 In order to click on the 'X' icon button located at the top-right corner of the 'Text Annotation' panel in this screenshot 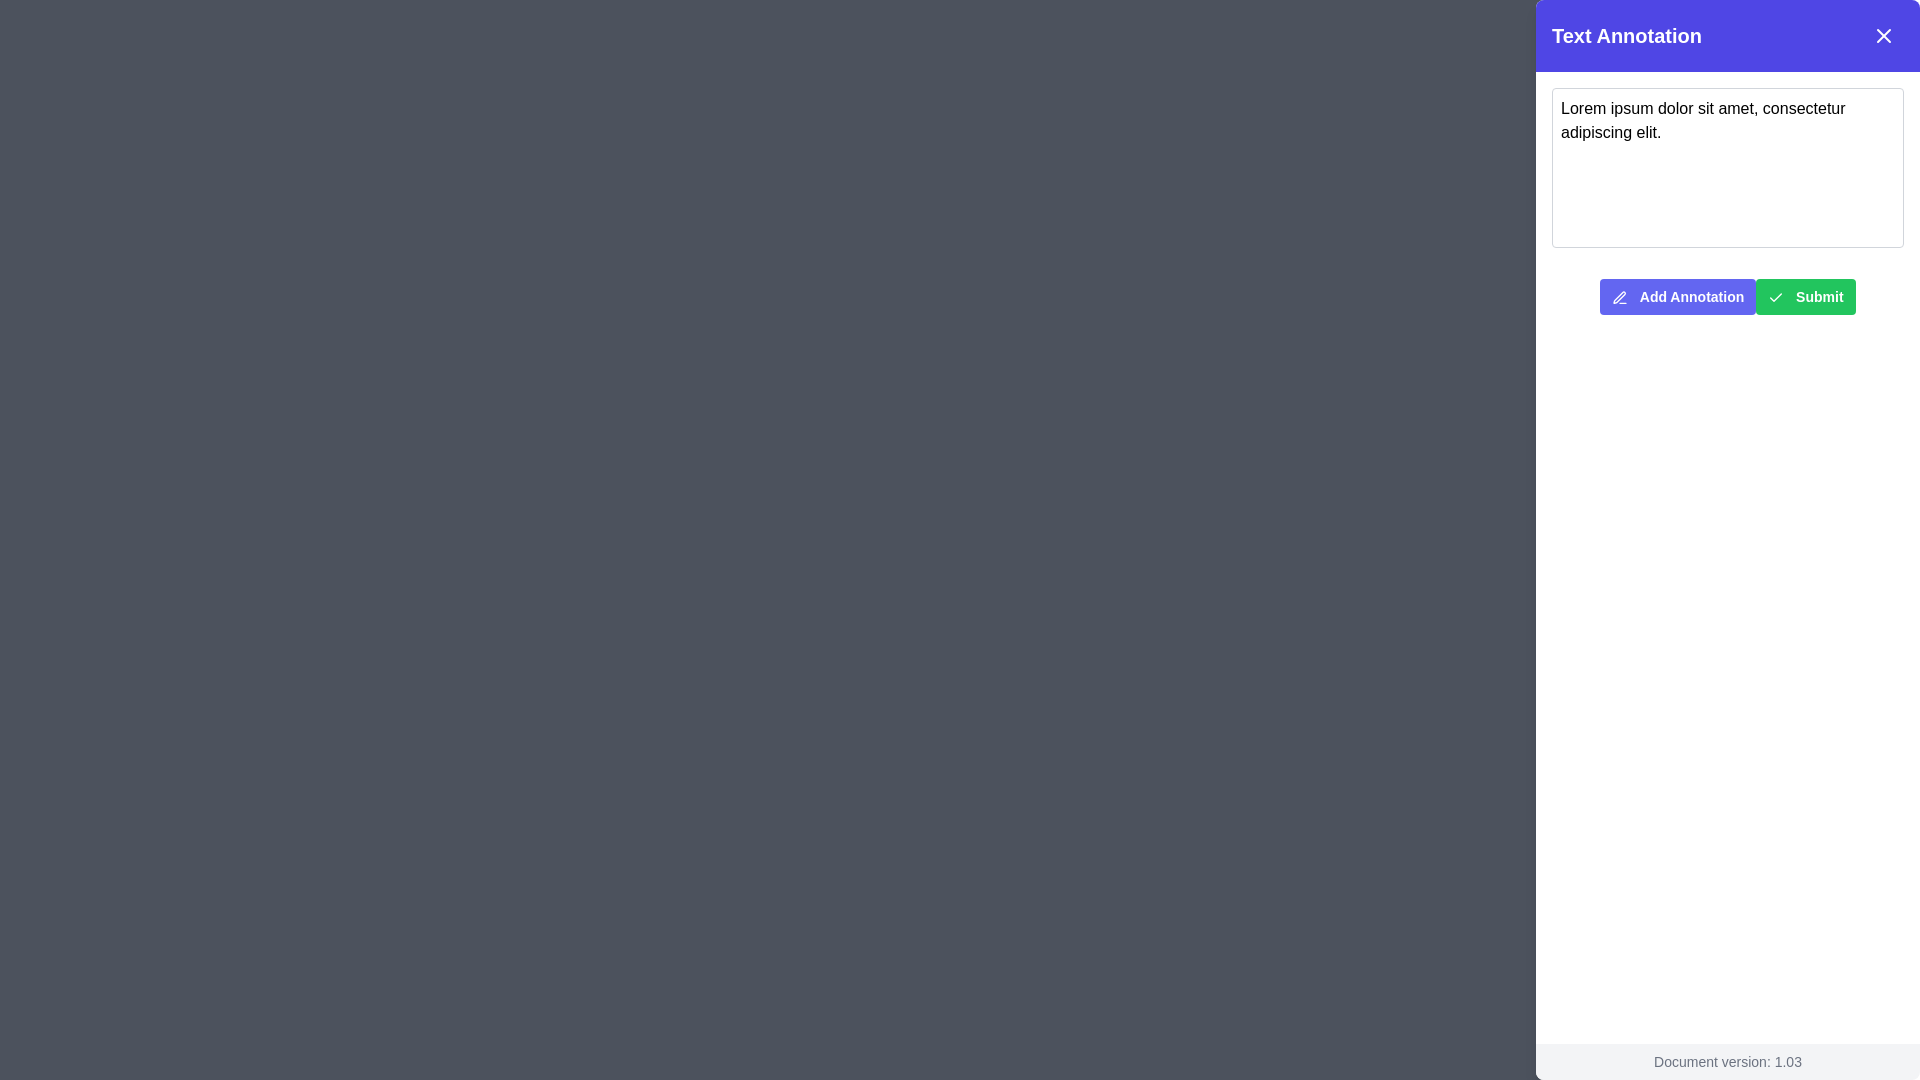, I will do `click(1882, 35)`.